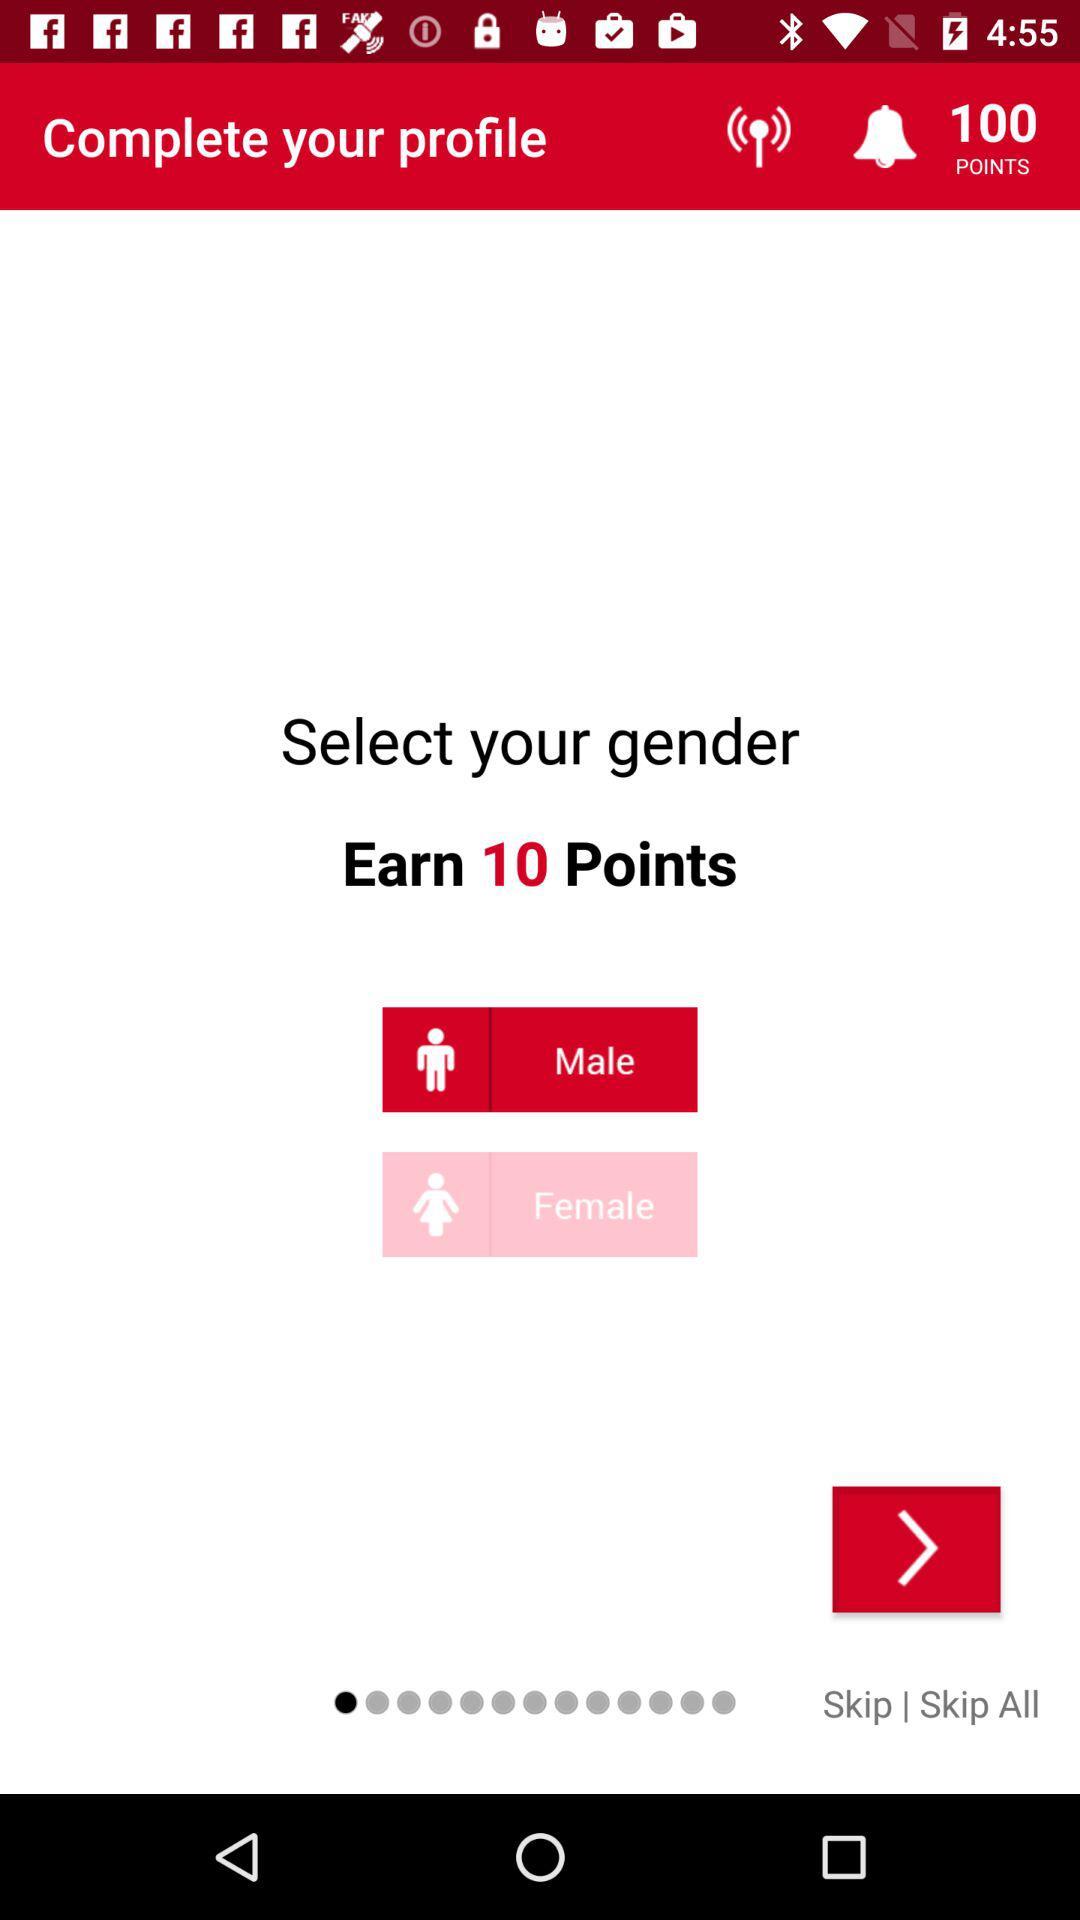 Image resolution: width=1080 pixels, height=1920 pixels. I want to click on gender male, so click(540, 1058).